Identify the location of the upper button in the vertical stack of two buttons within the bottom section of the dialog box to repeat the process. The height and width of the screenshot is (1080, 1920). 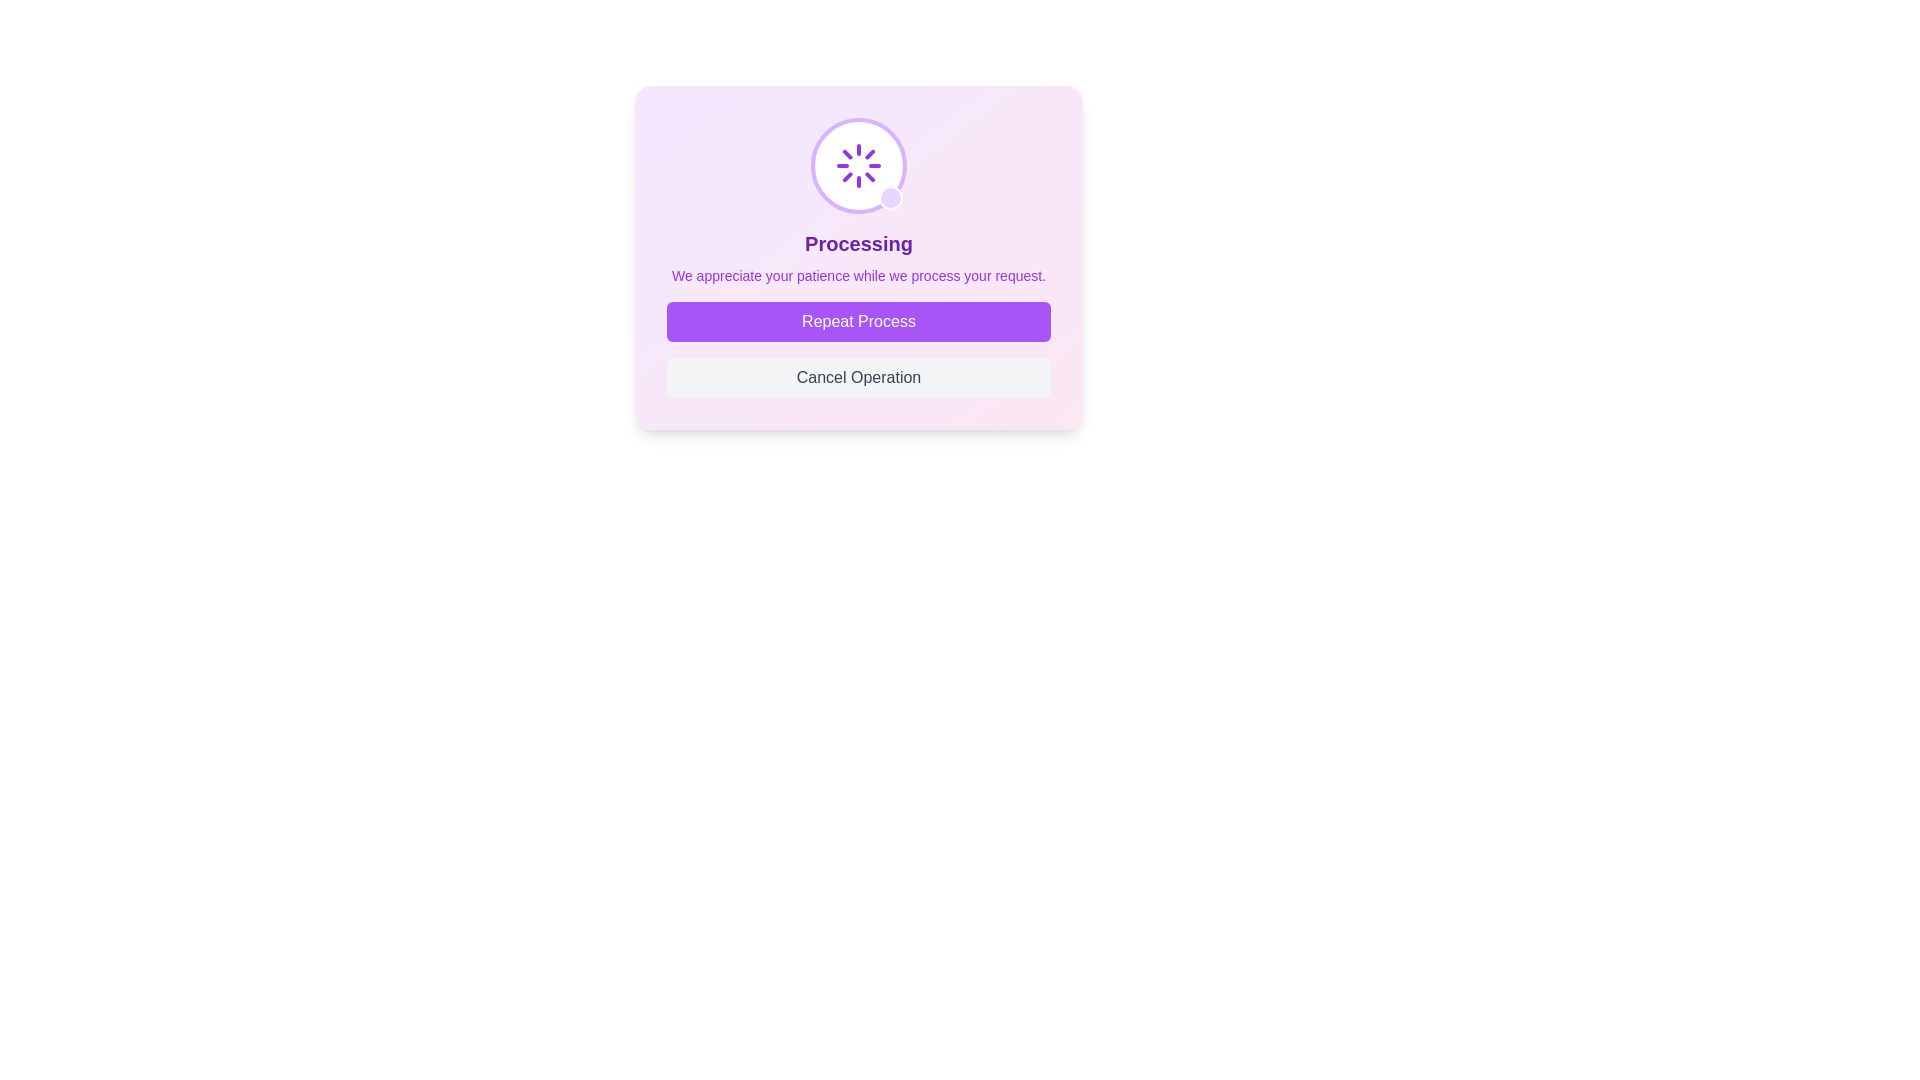
(859, 320).